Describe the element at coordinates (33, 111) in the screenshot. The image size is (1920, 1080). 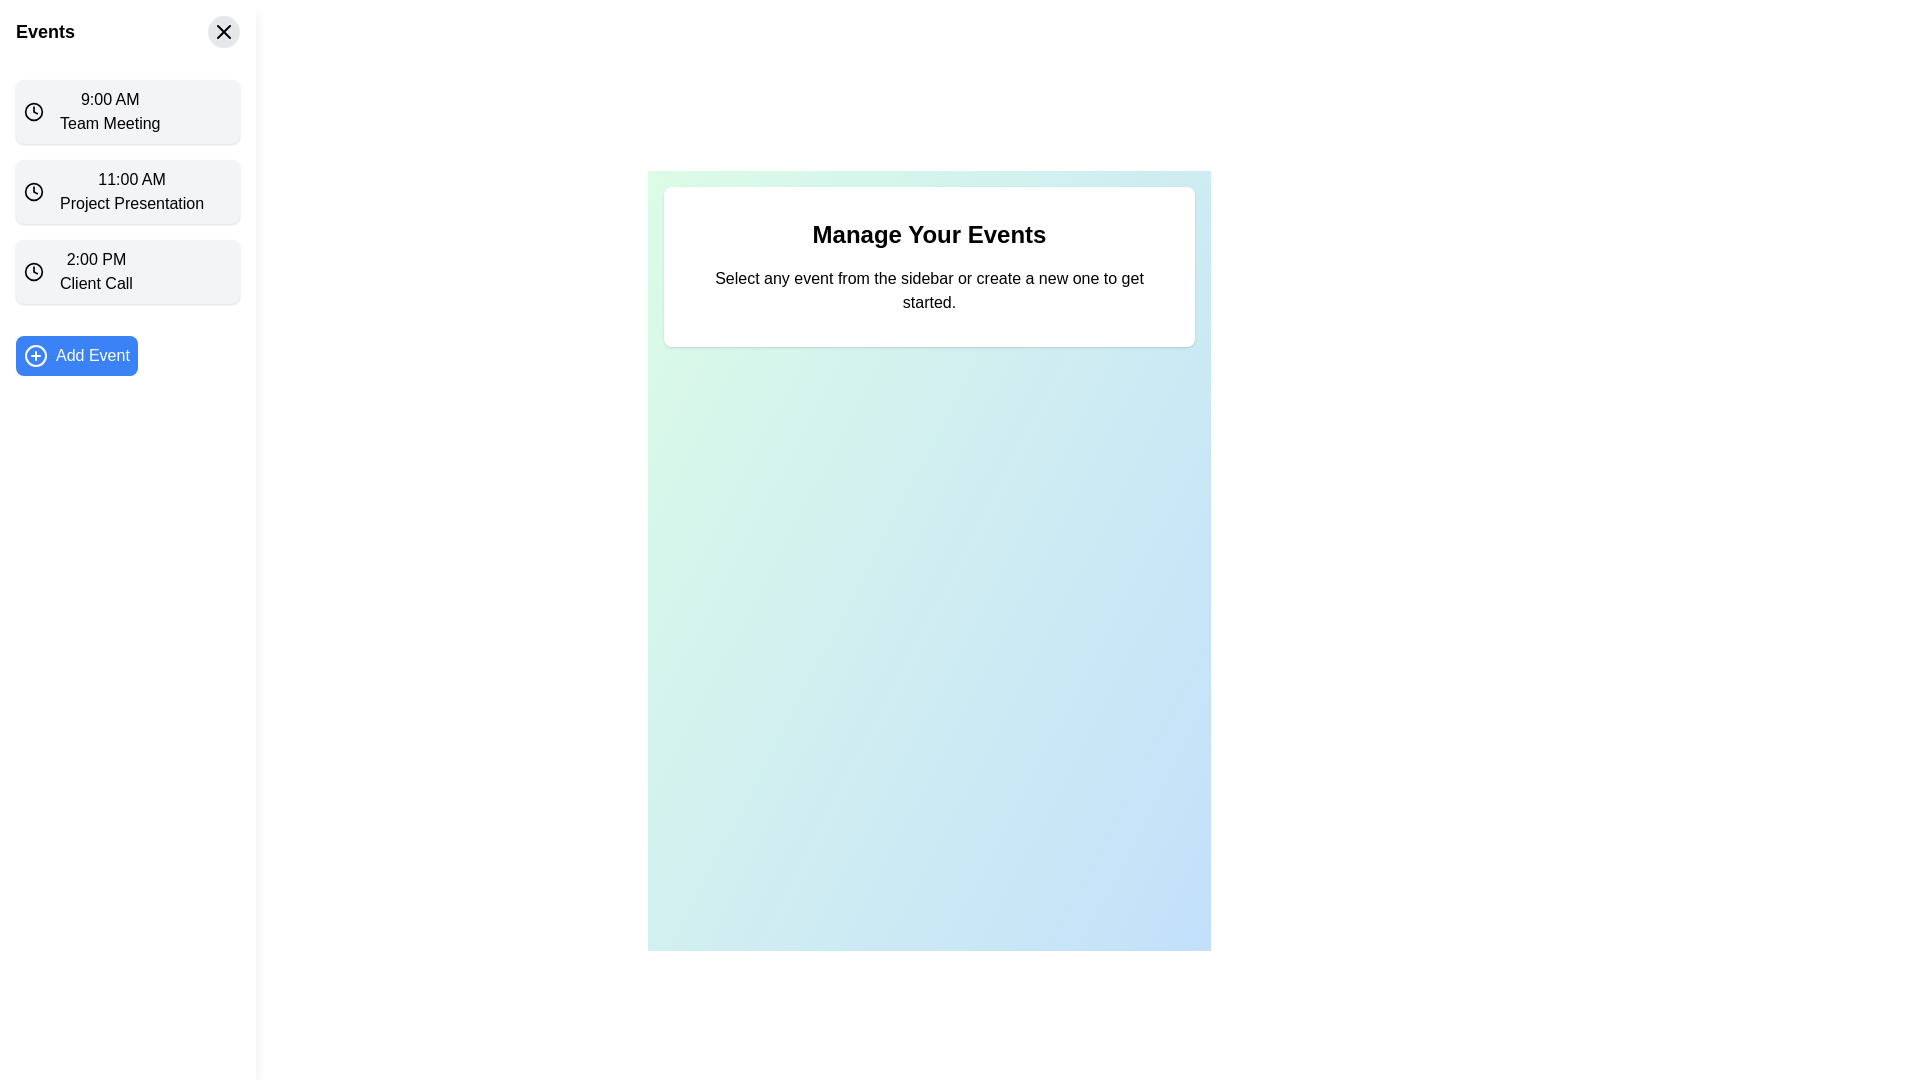
I see `the clock icon in the sidebar representing the event at '9:00 AM'` at that location.